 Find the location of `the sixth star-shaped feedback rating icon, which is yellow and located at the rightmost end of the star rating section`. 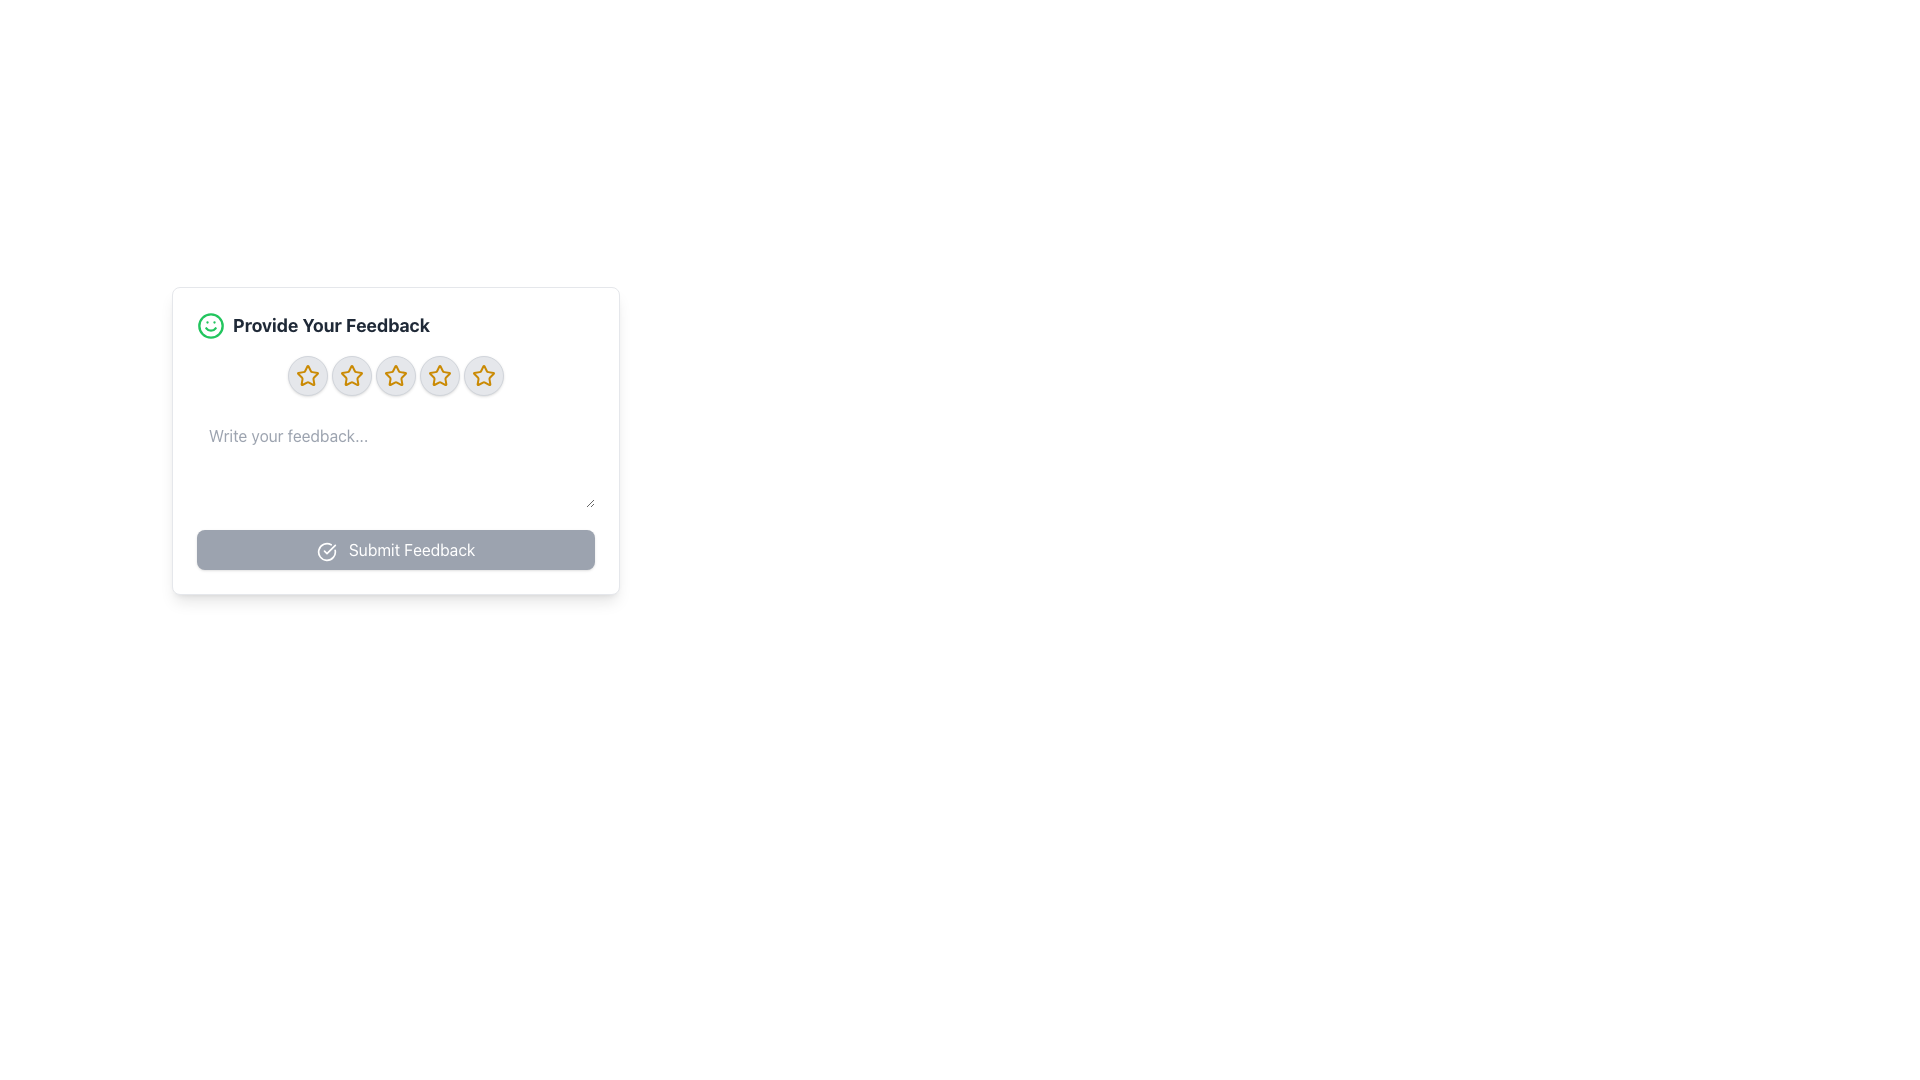

the sixth star-shaped feedback rating icon, which is yellow and located at the rightmost end of the star rating section is located at coordinates (484, 375).